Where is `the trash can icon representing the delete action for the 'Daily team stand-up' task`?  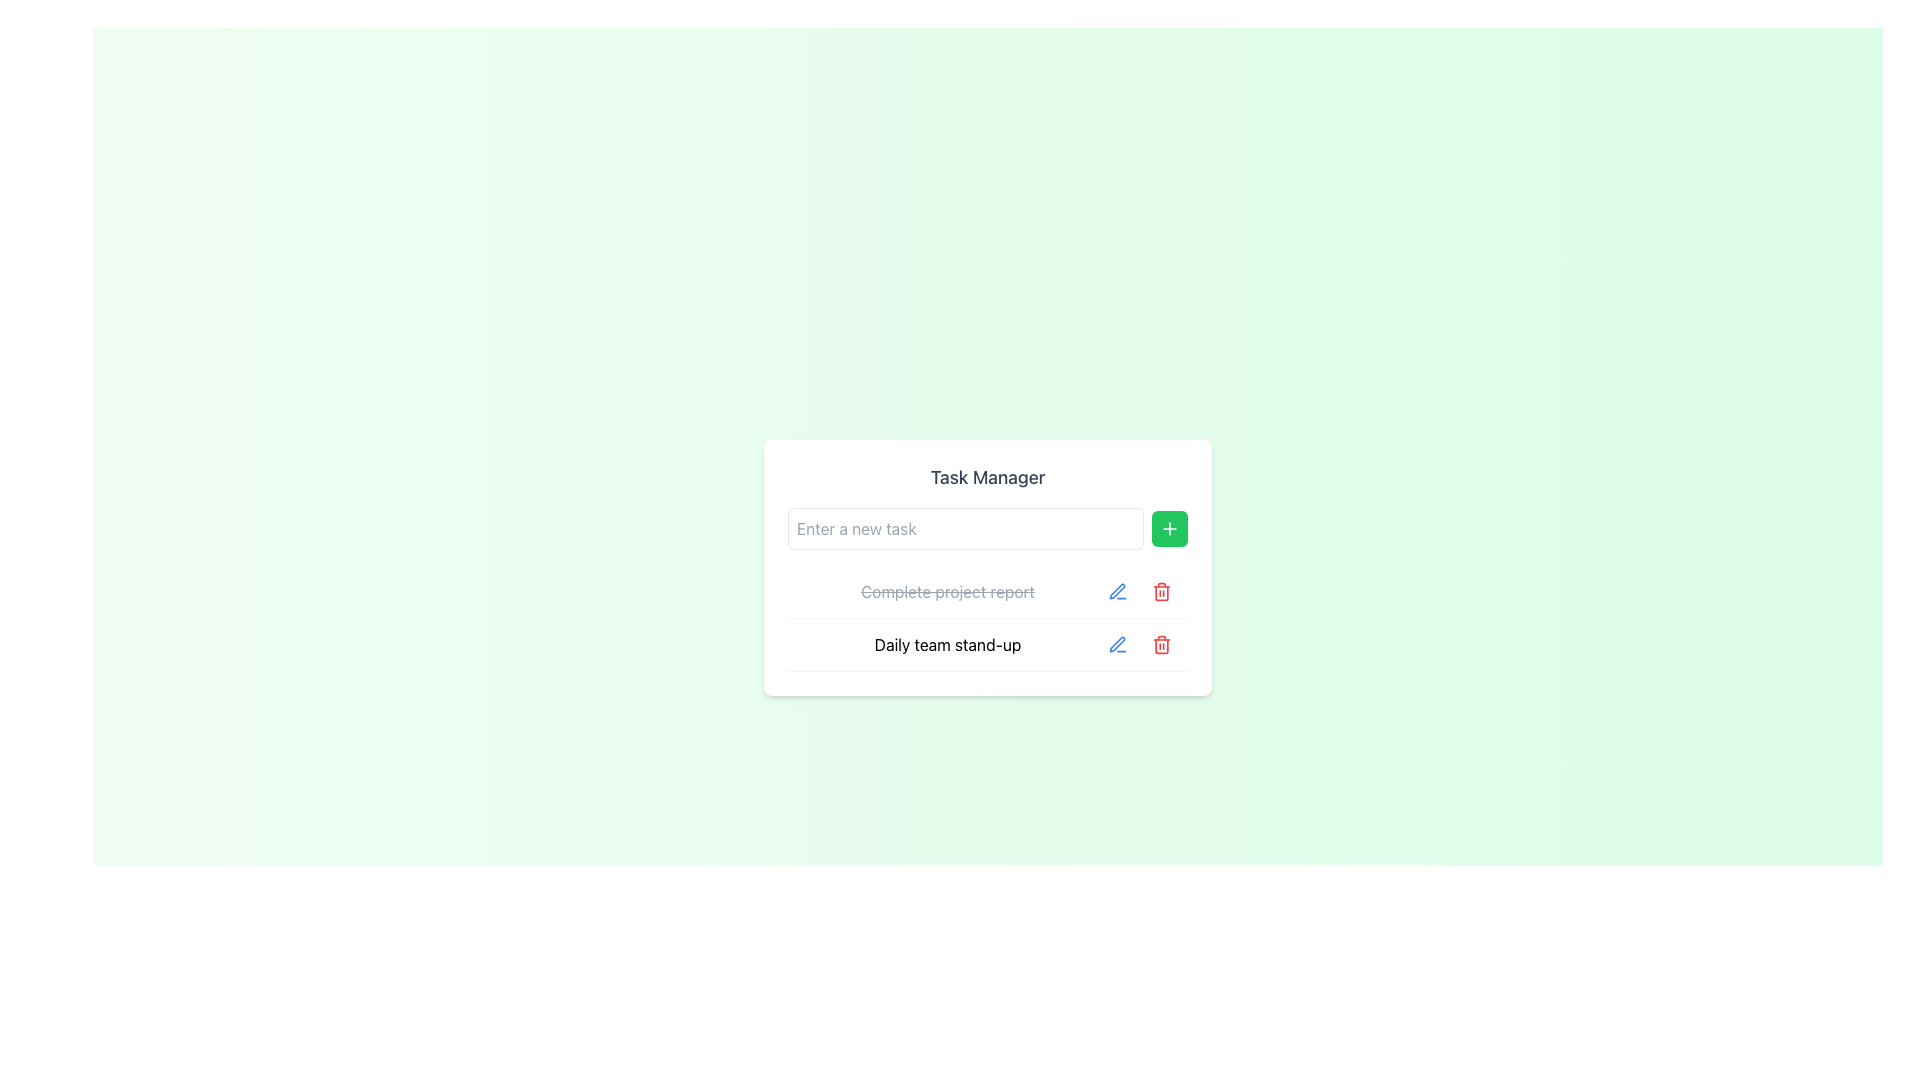 the trash can icon representing the delete action for the 'Daily team stand-up' task is located at coordinates (1161, 645).